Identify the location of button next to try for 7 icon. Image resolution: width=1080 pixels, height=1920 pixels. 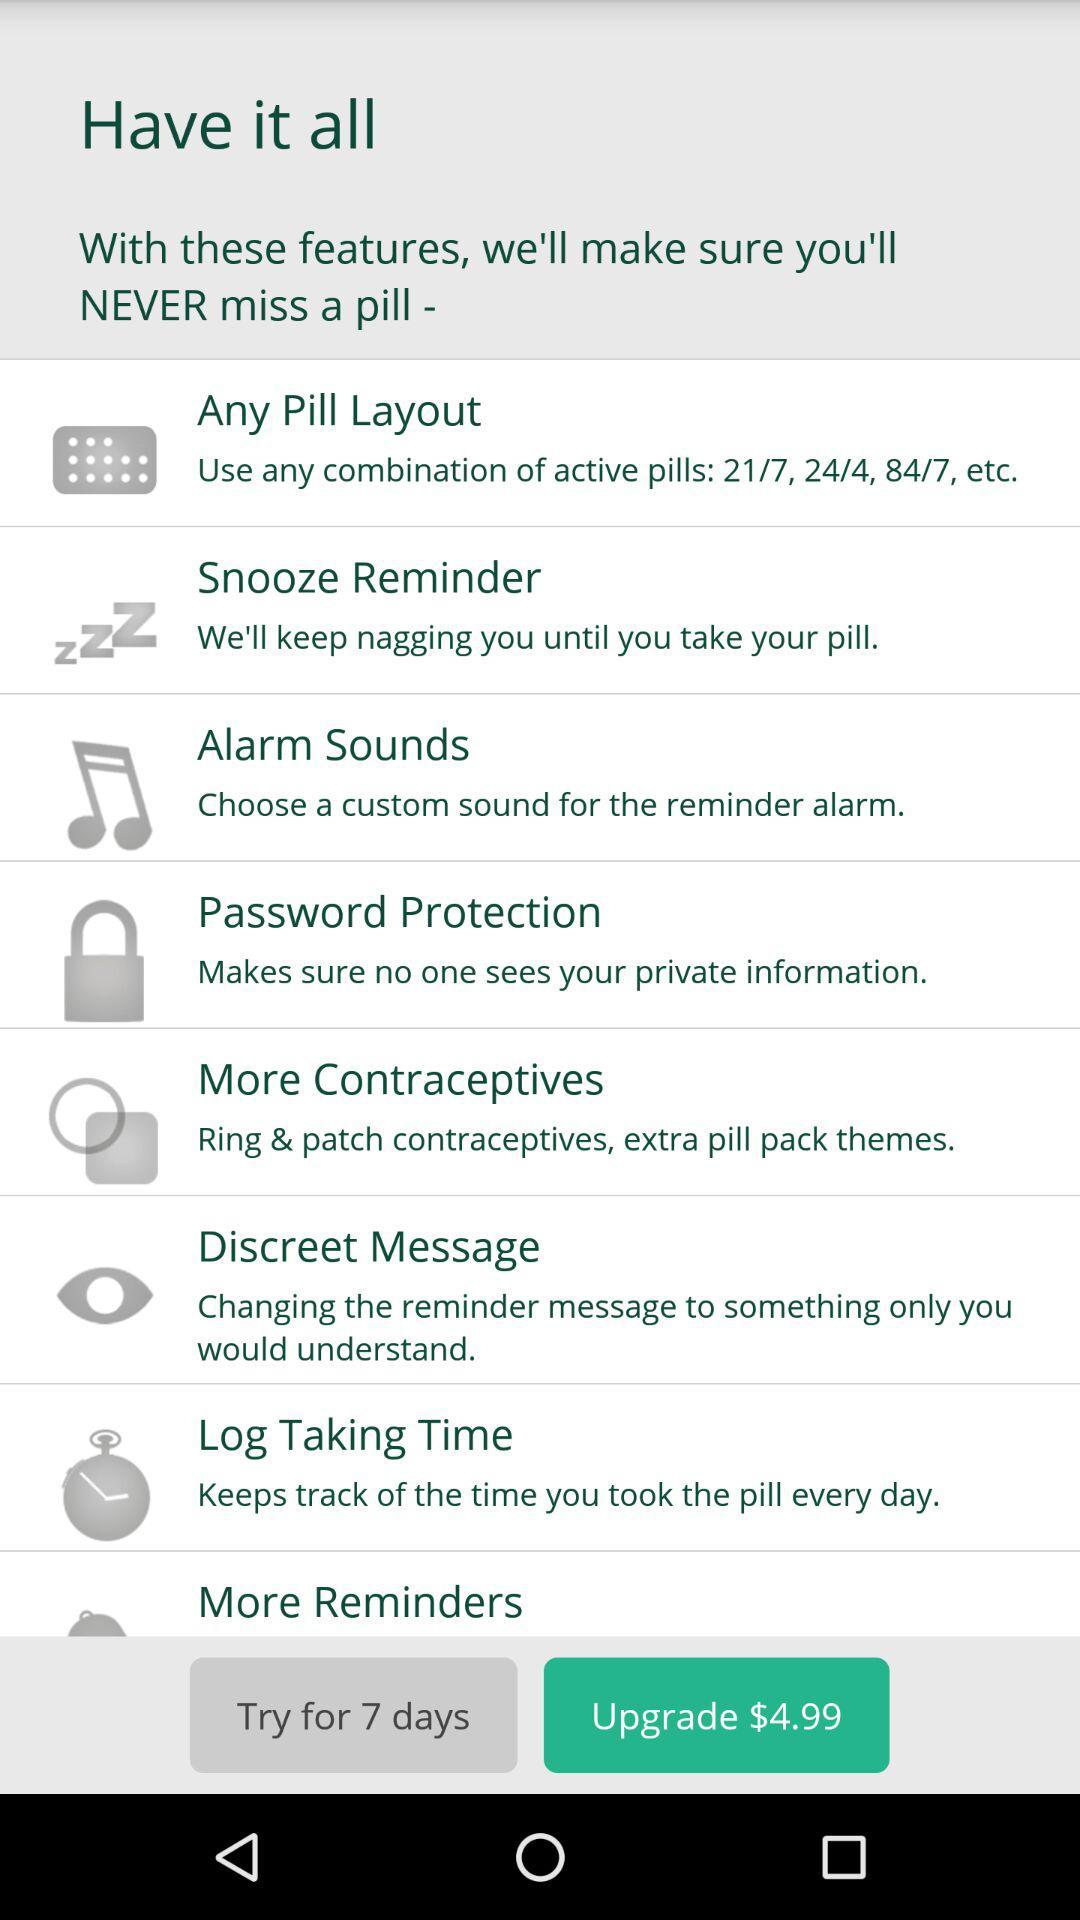
(715, 1714).